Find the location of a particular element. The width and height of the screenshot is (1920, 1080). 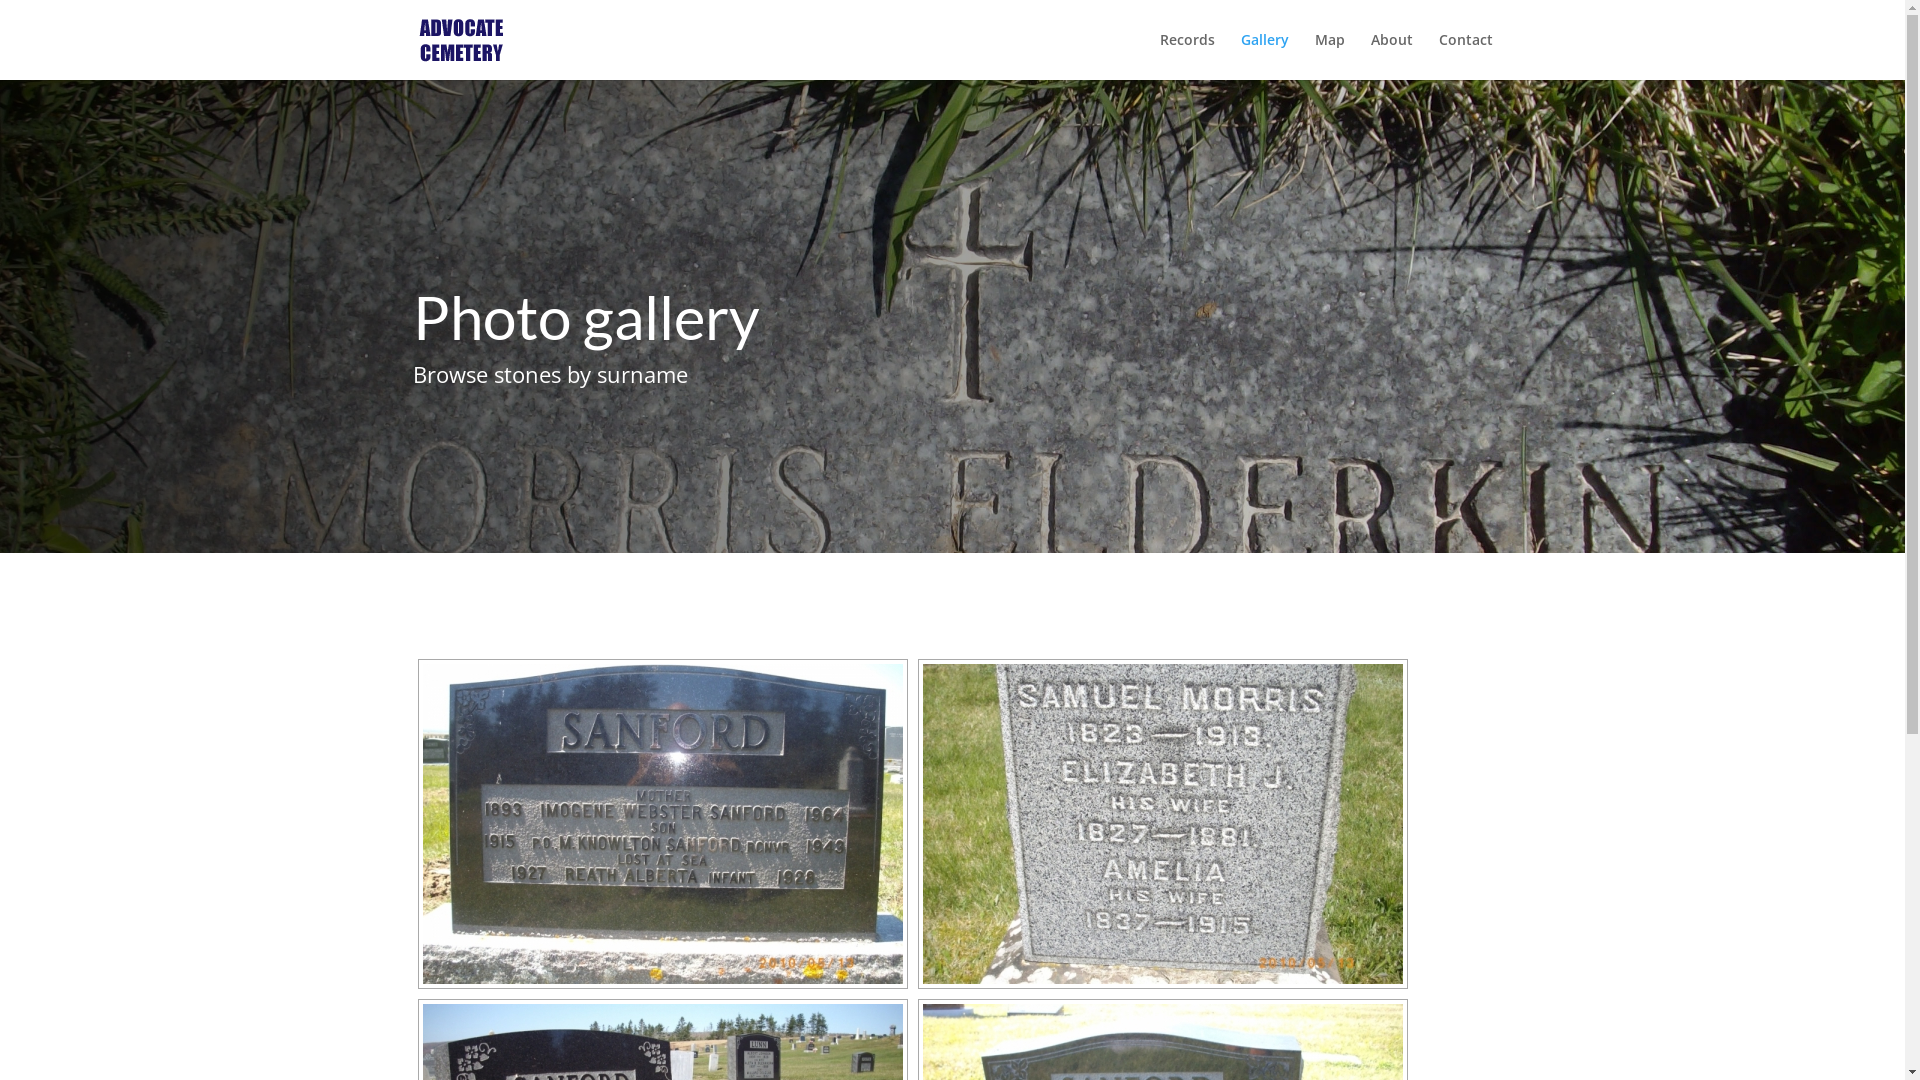

'Gallery' is located at coordinates (1262, 55).